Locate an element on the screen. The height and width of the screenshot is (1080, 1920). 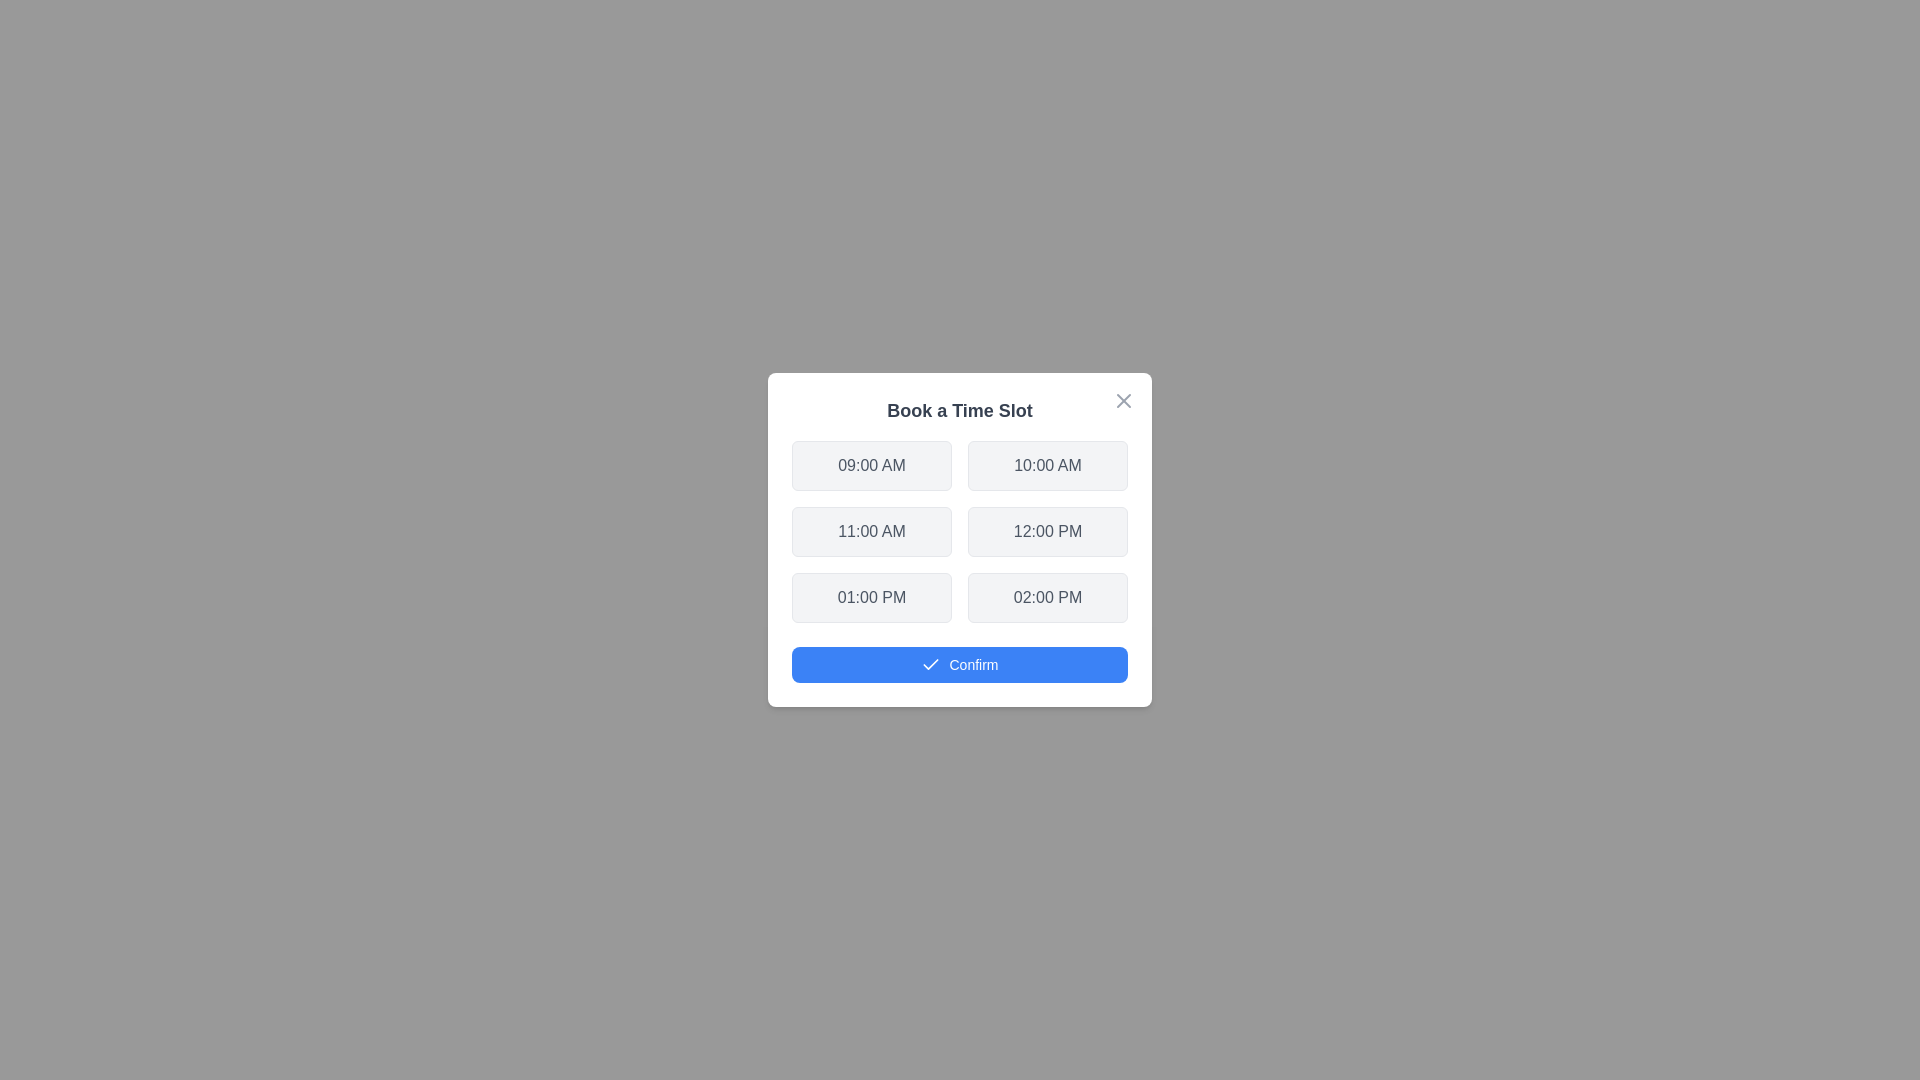
close button at the top-right corner of the dialog is located at coordinates (1123, 401).